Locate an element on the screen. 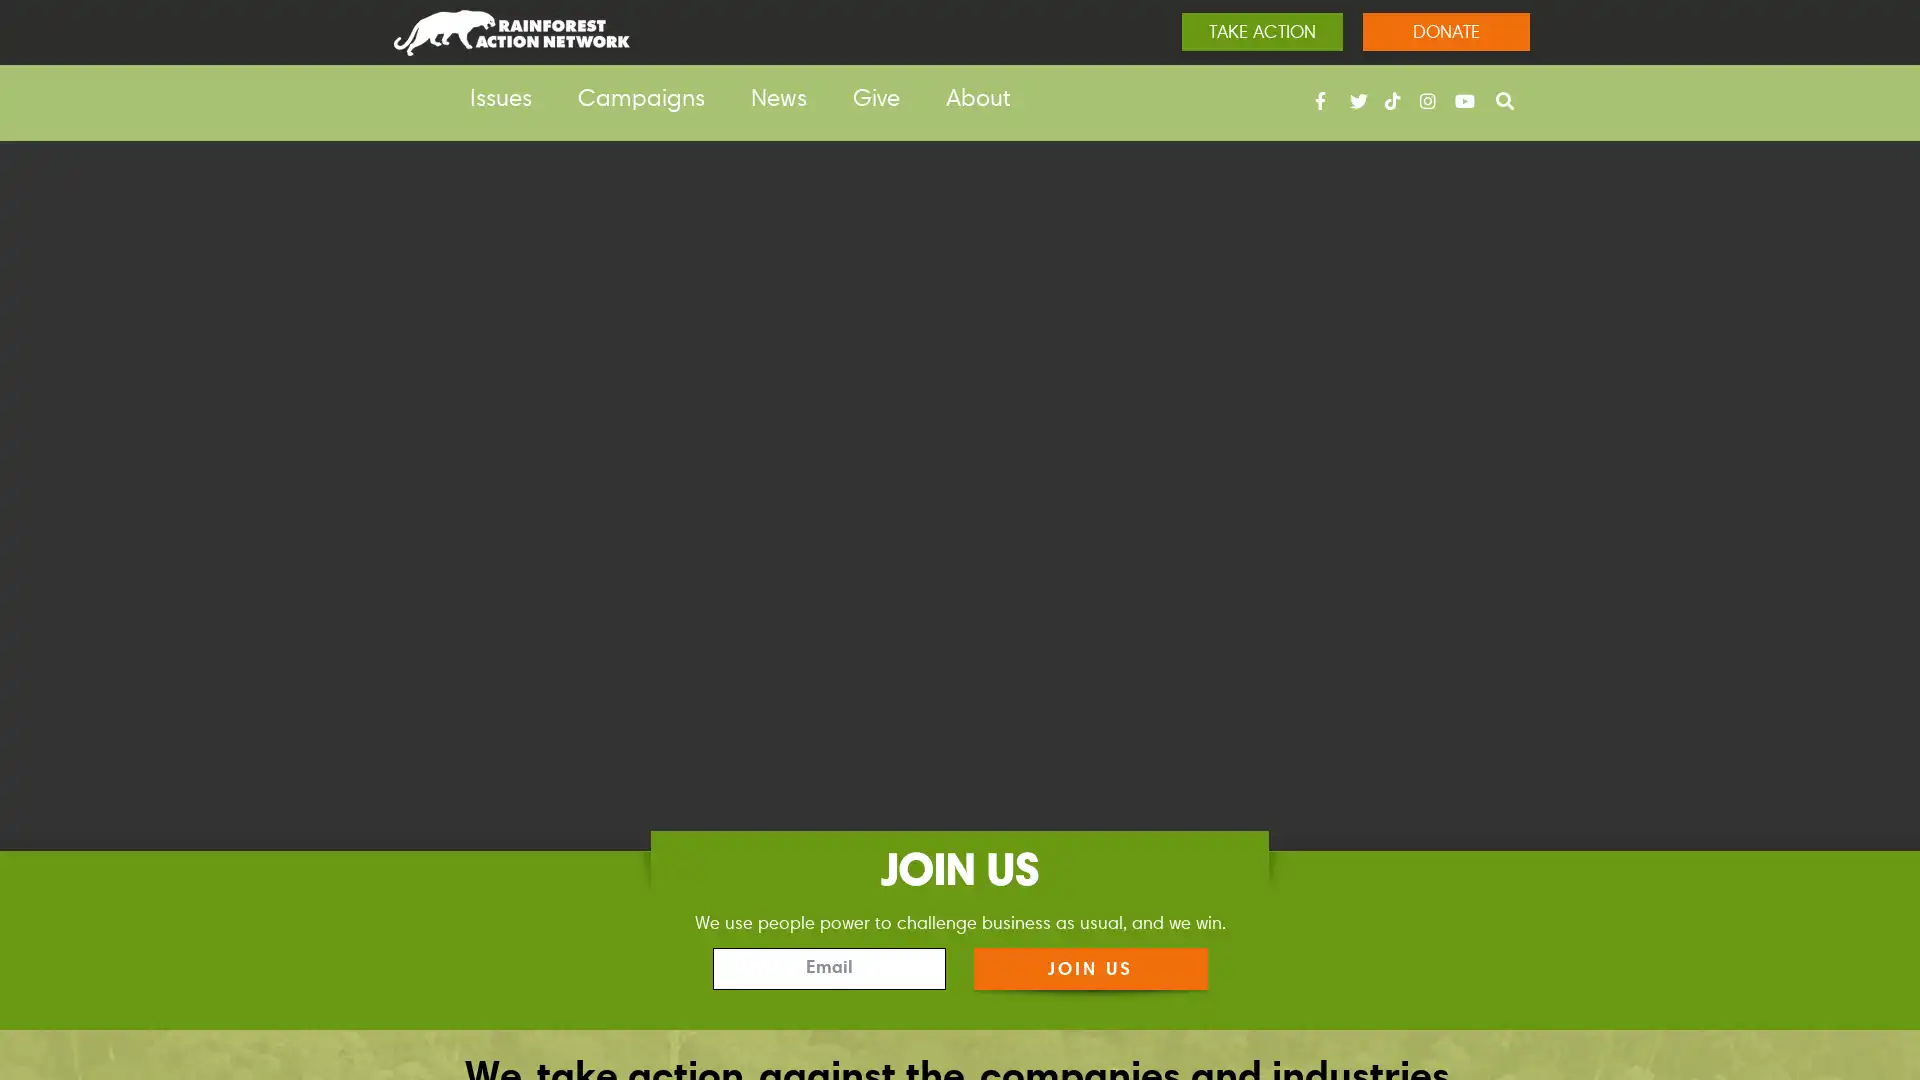 The image size is (1920, 1080). Join Us is located at coordinates (1088, 967).